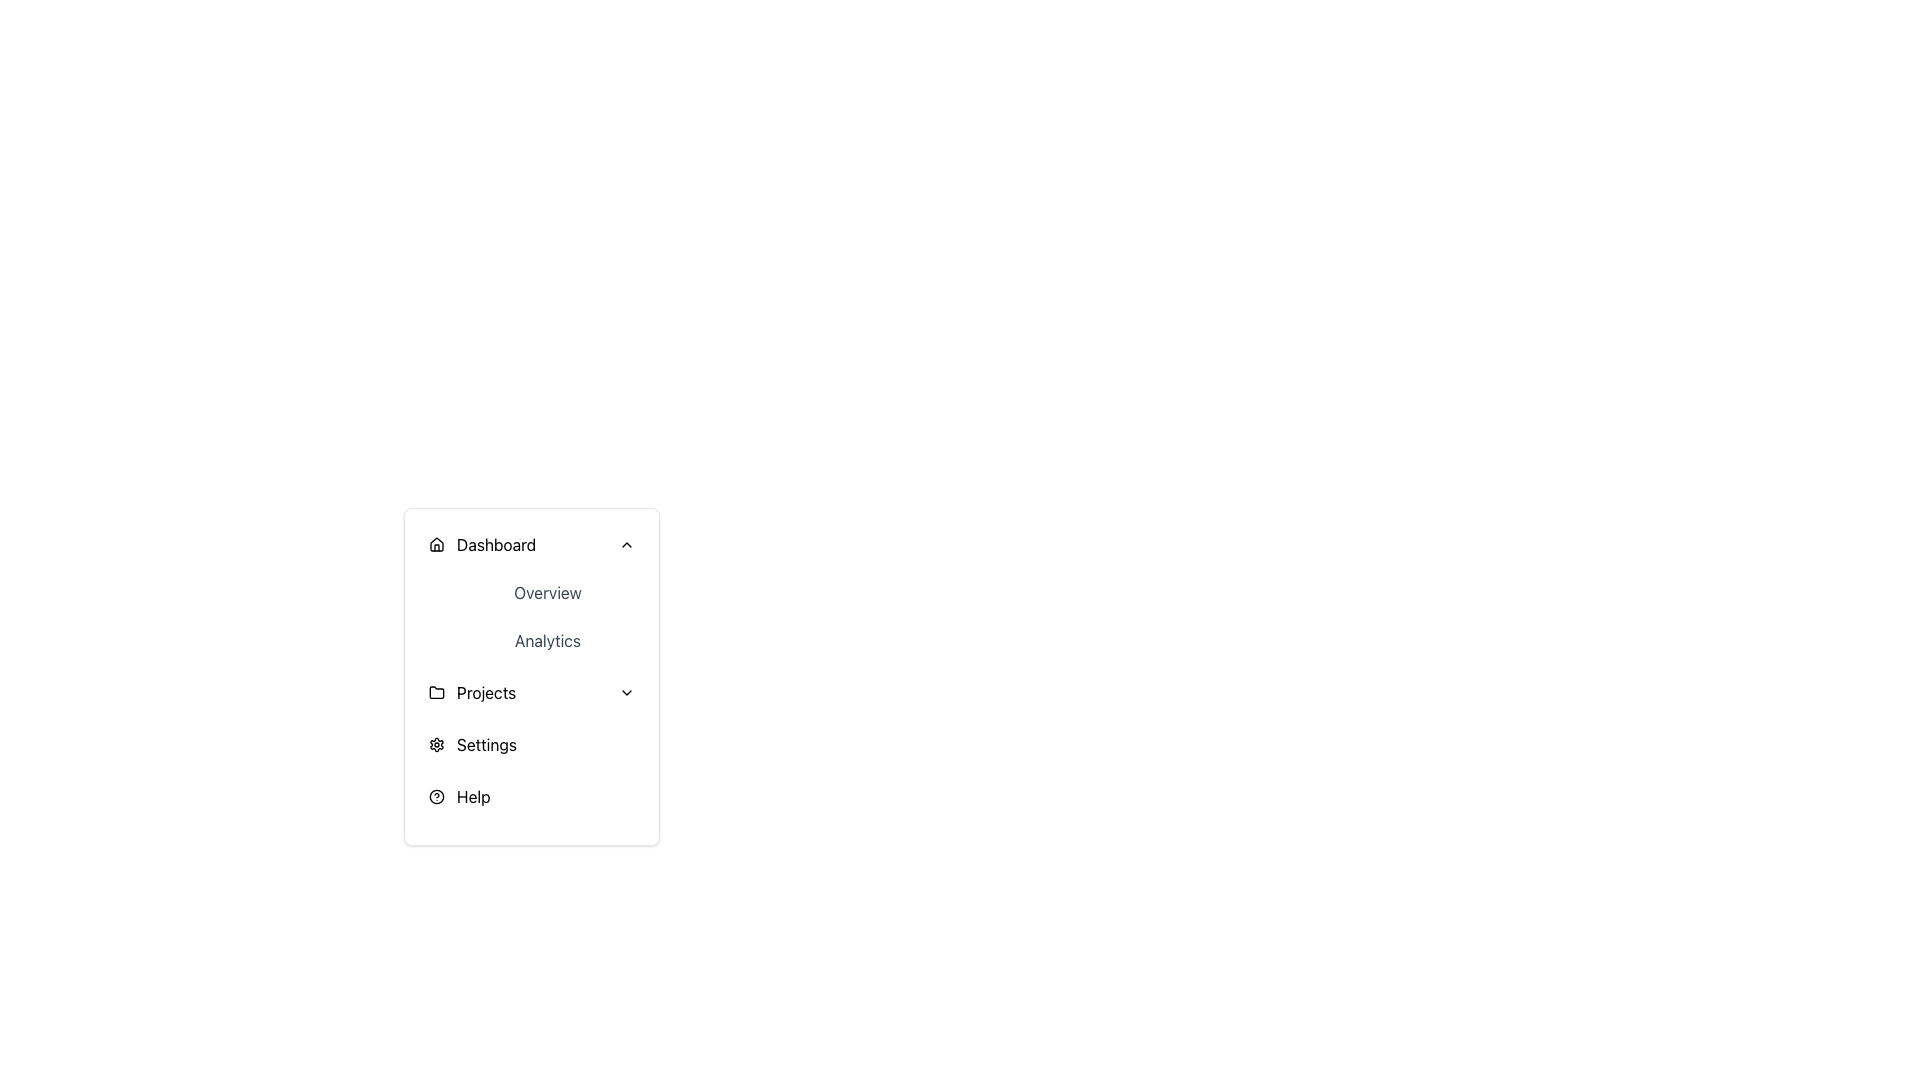  What do you see at coordinates (435, 544) in the screenshot?
I see `the small house icon located to the left of the 'Dashboard' text in the vertical menu` at bounding box center [435, 544].